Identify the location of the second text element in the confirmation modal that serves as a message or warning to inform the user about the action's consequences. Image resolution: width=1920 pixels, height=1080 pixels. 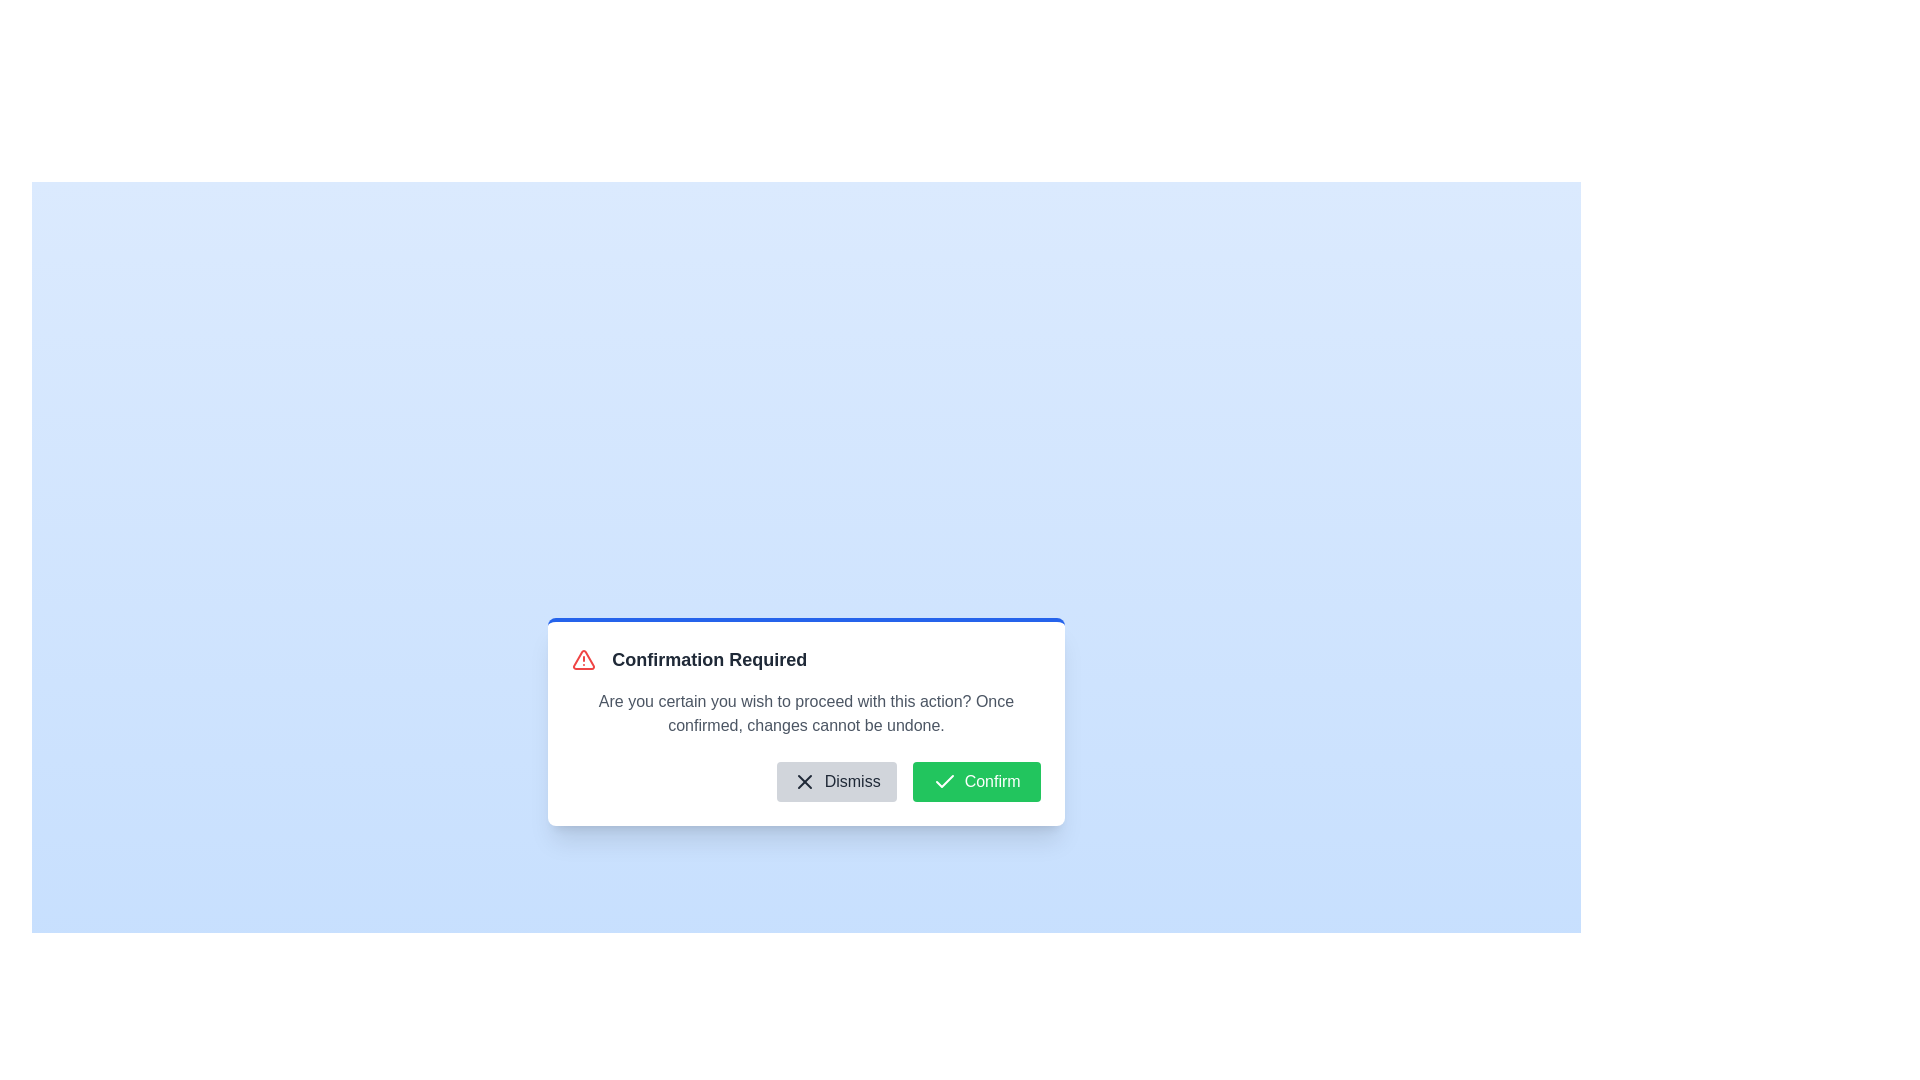
(806, 712).